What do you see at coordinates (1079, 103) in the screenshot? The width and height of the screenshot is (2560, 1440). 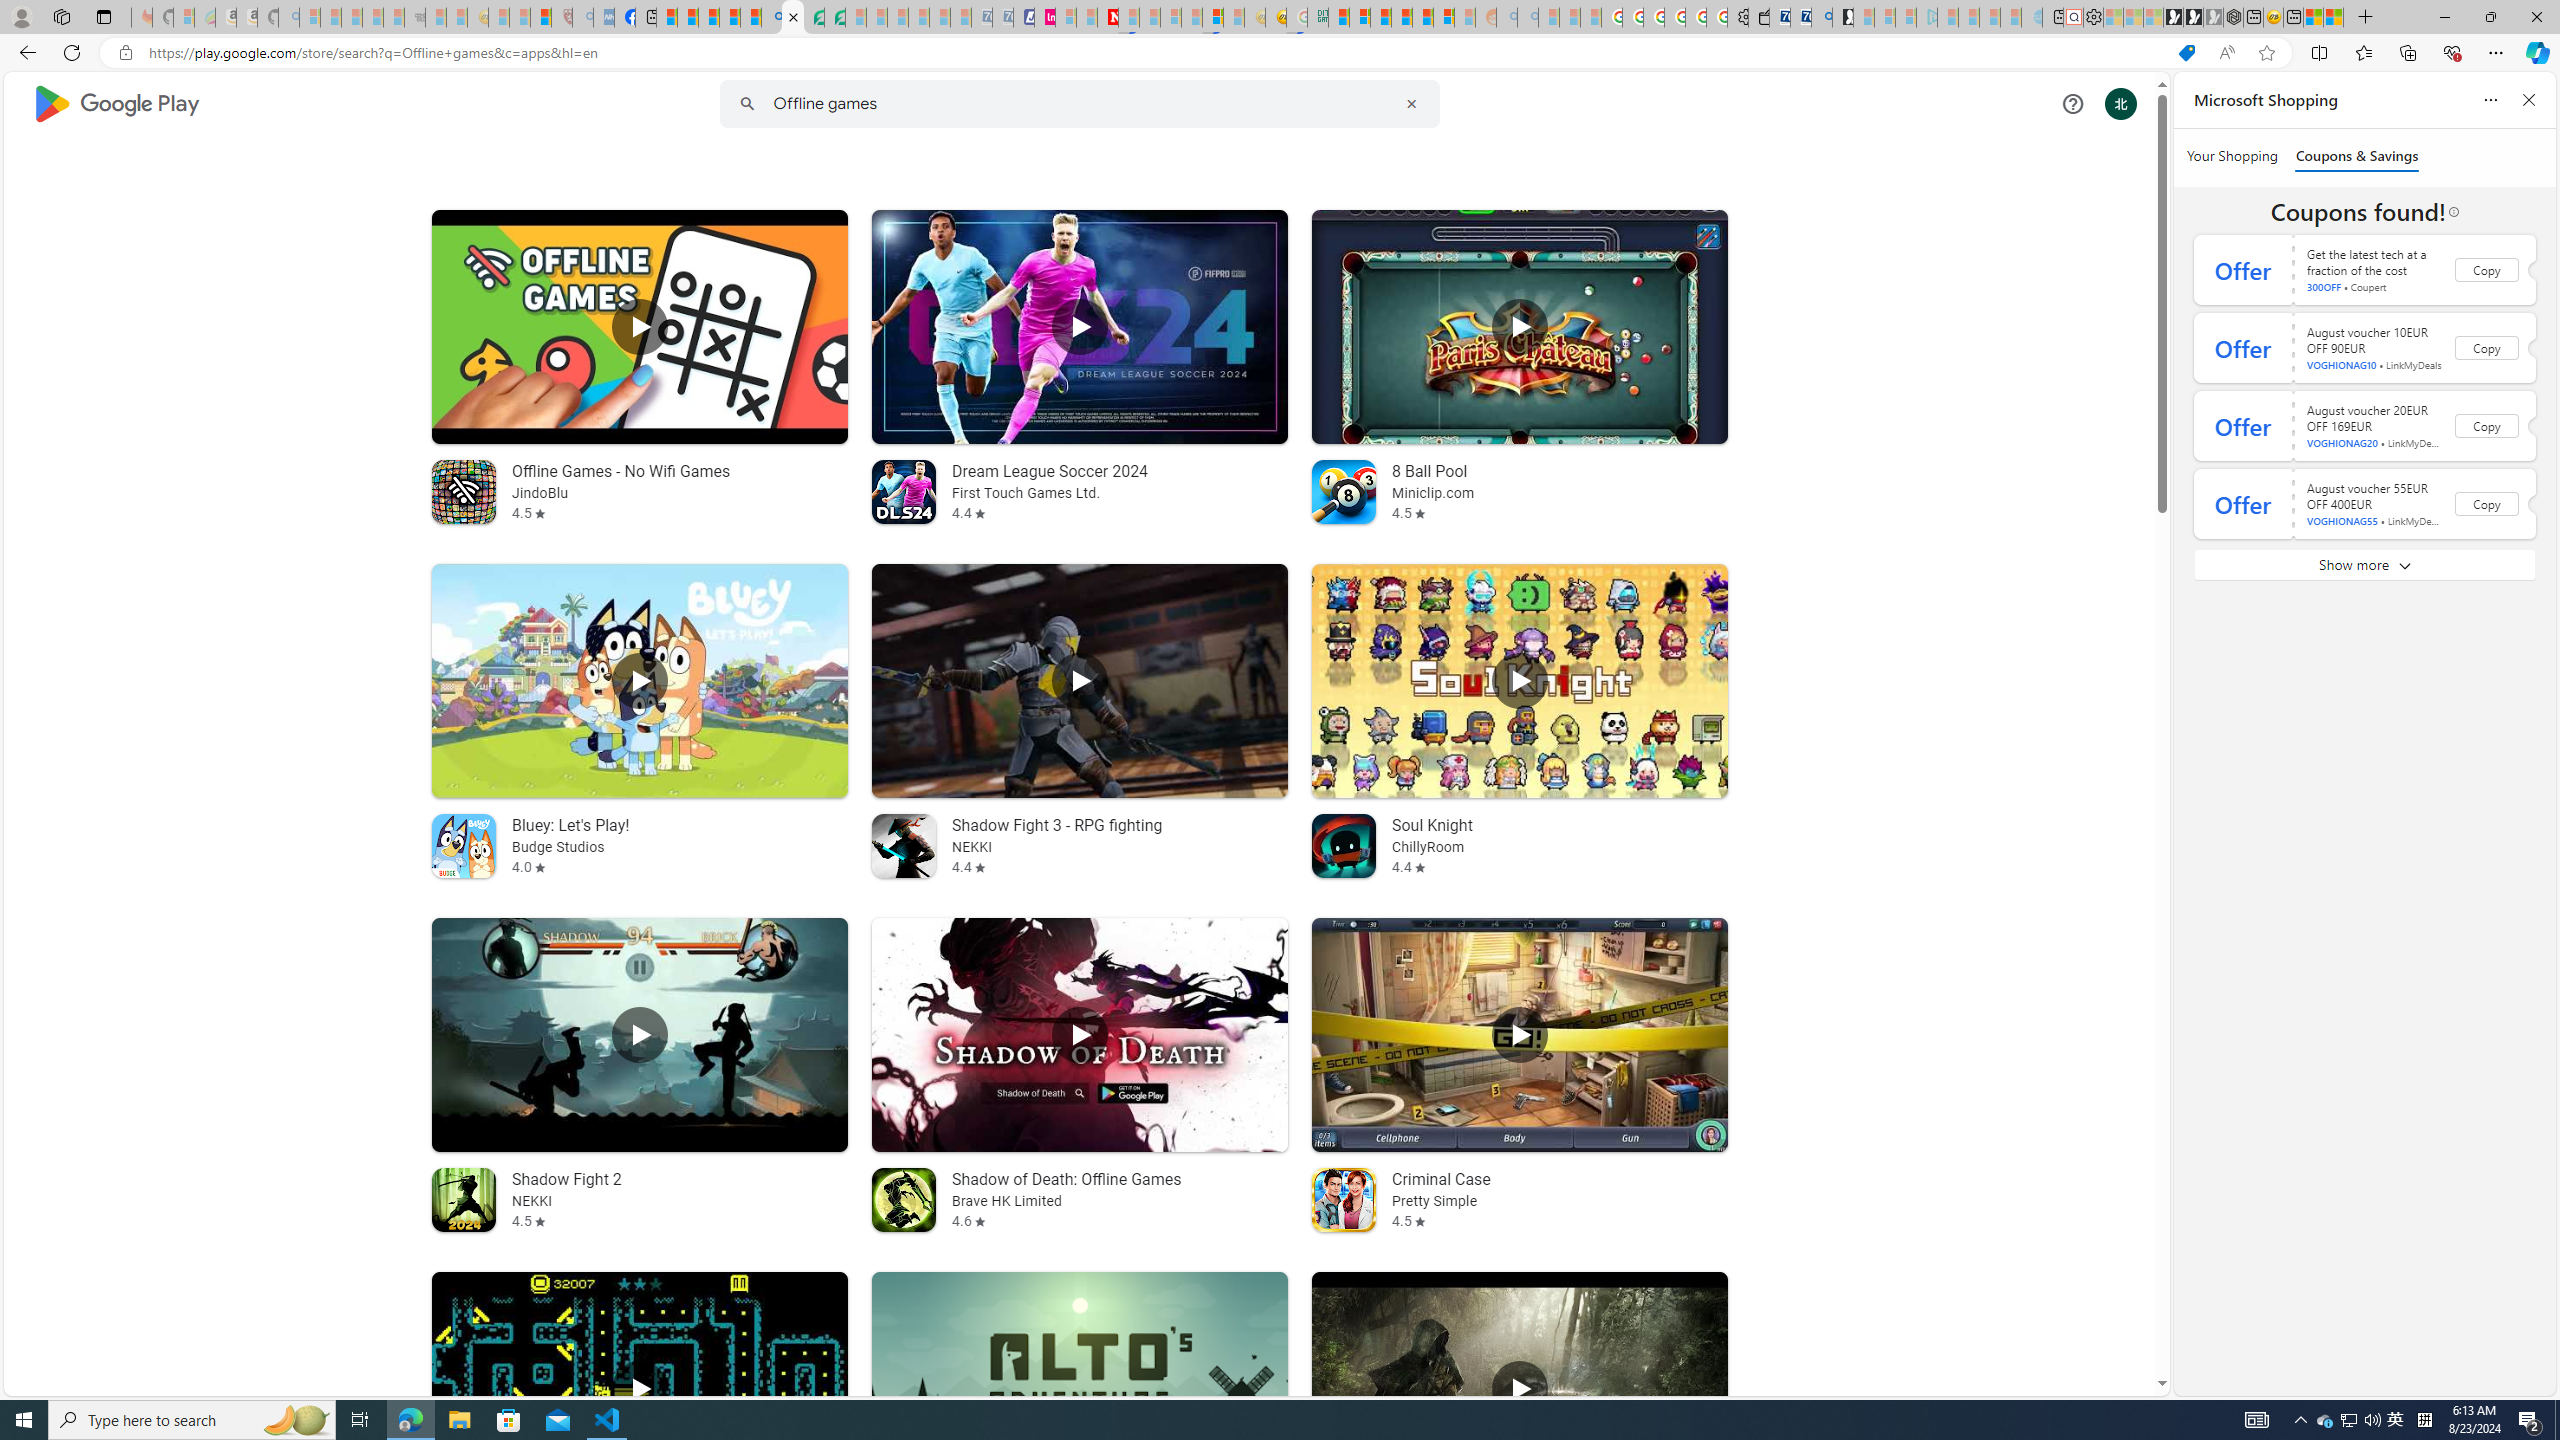 I see `'Class: hQnXo'` at bounding box center [1079, 103].